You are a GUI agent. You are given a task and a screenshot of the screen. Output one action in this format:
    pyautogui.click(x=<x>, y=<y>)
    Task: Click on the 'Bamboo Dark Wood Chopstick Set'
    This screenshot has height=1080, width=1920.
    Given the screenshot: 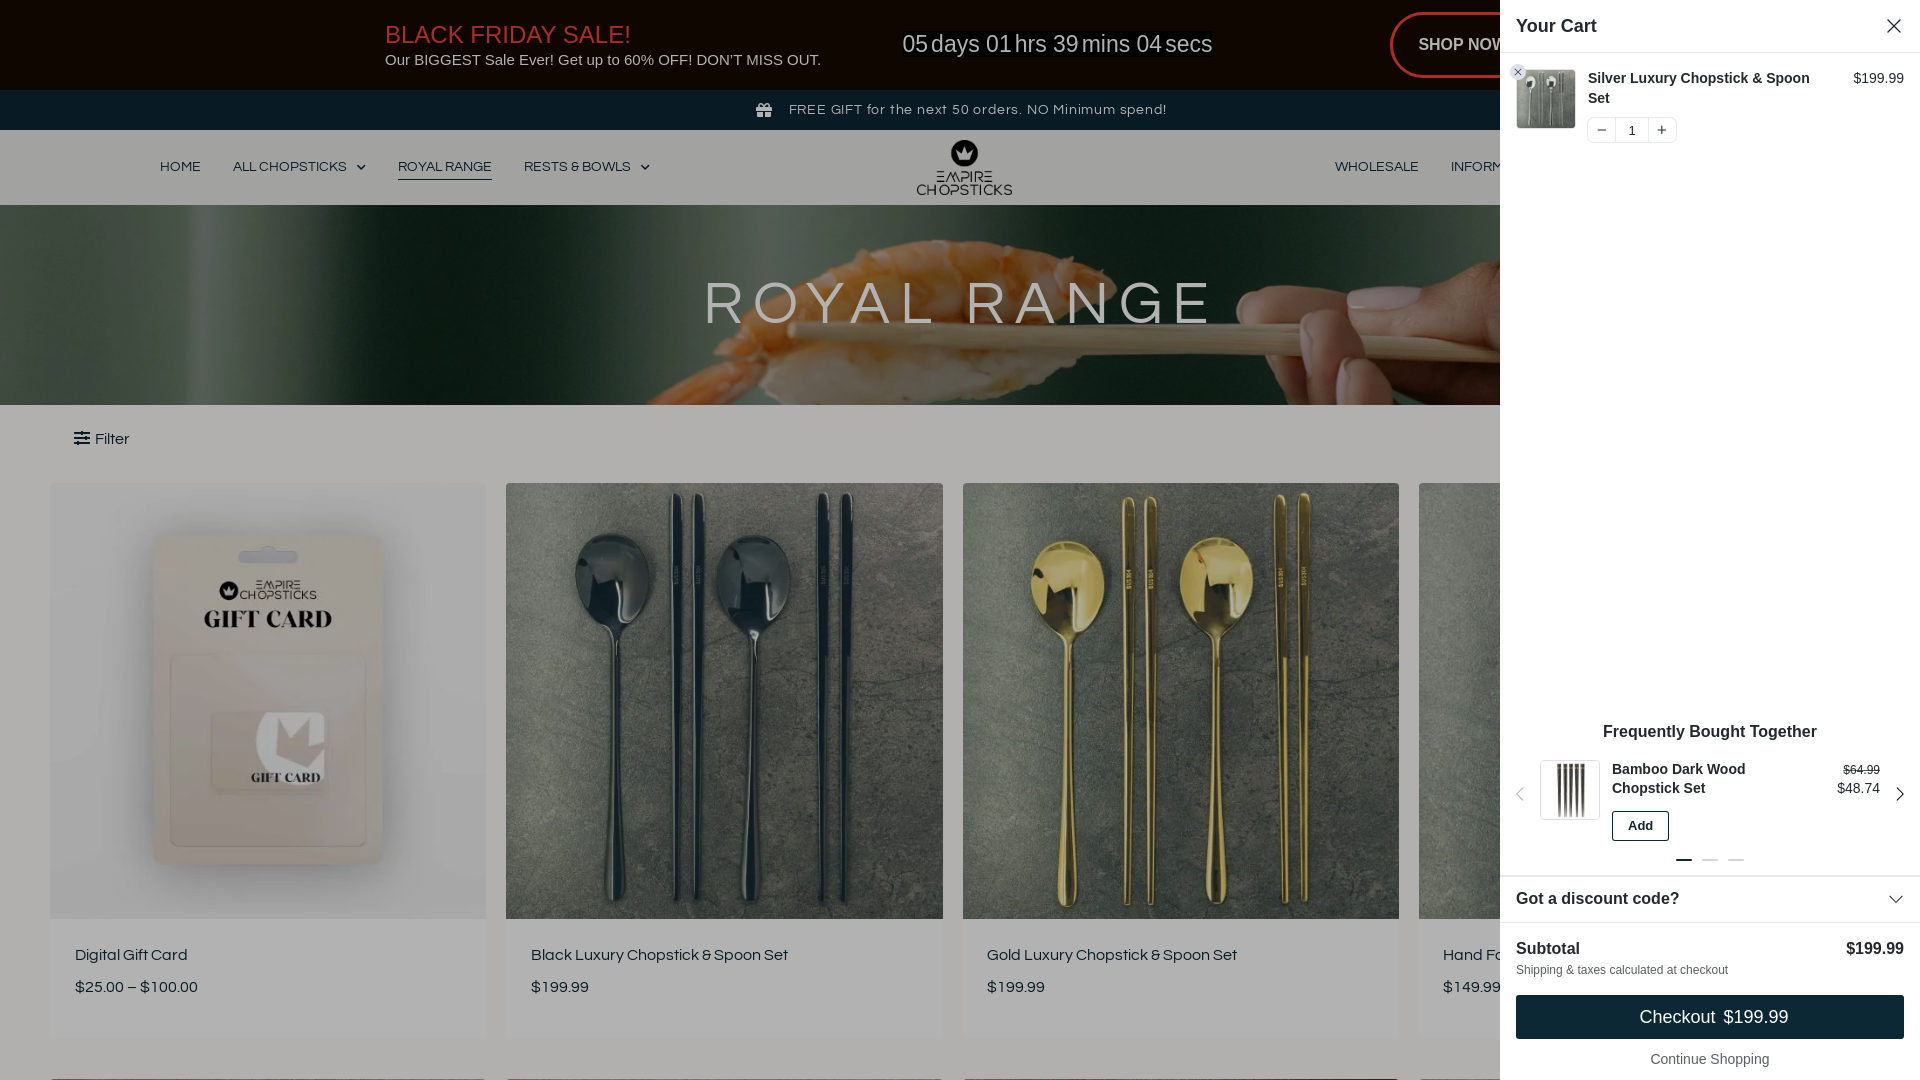 What is the action you would take?
    pyautogui.click(x=1704, y=778)
    